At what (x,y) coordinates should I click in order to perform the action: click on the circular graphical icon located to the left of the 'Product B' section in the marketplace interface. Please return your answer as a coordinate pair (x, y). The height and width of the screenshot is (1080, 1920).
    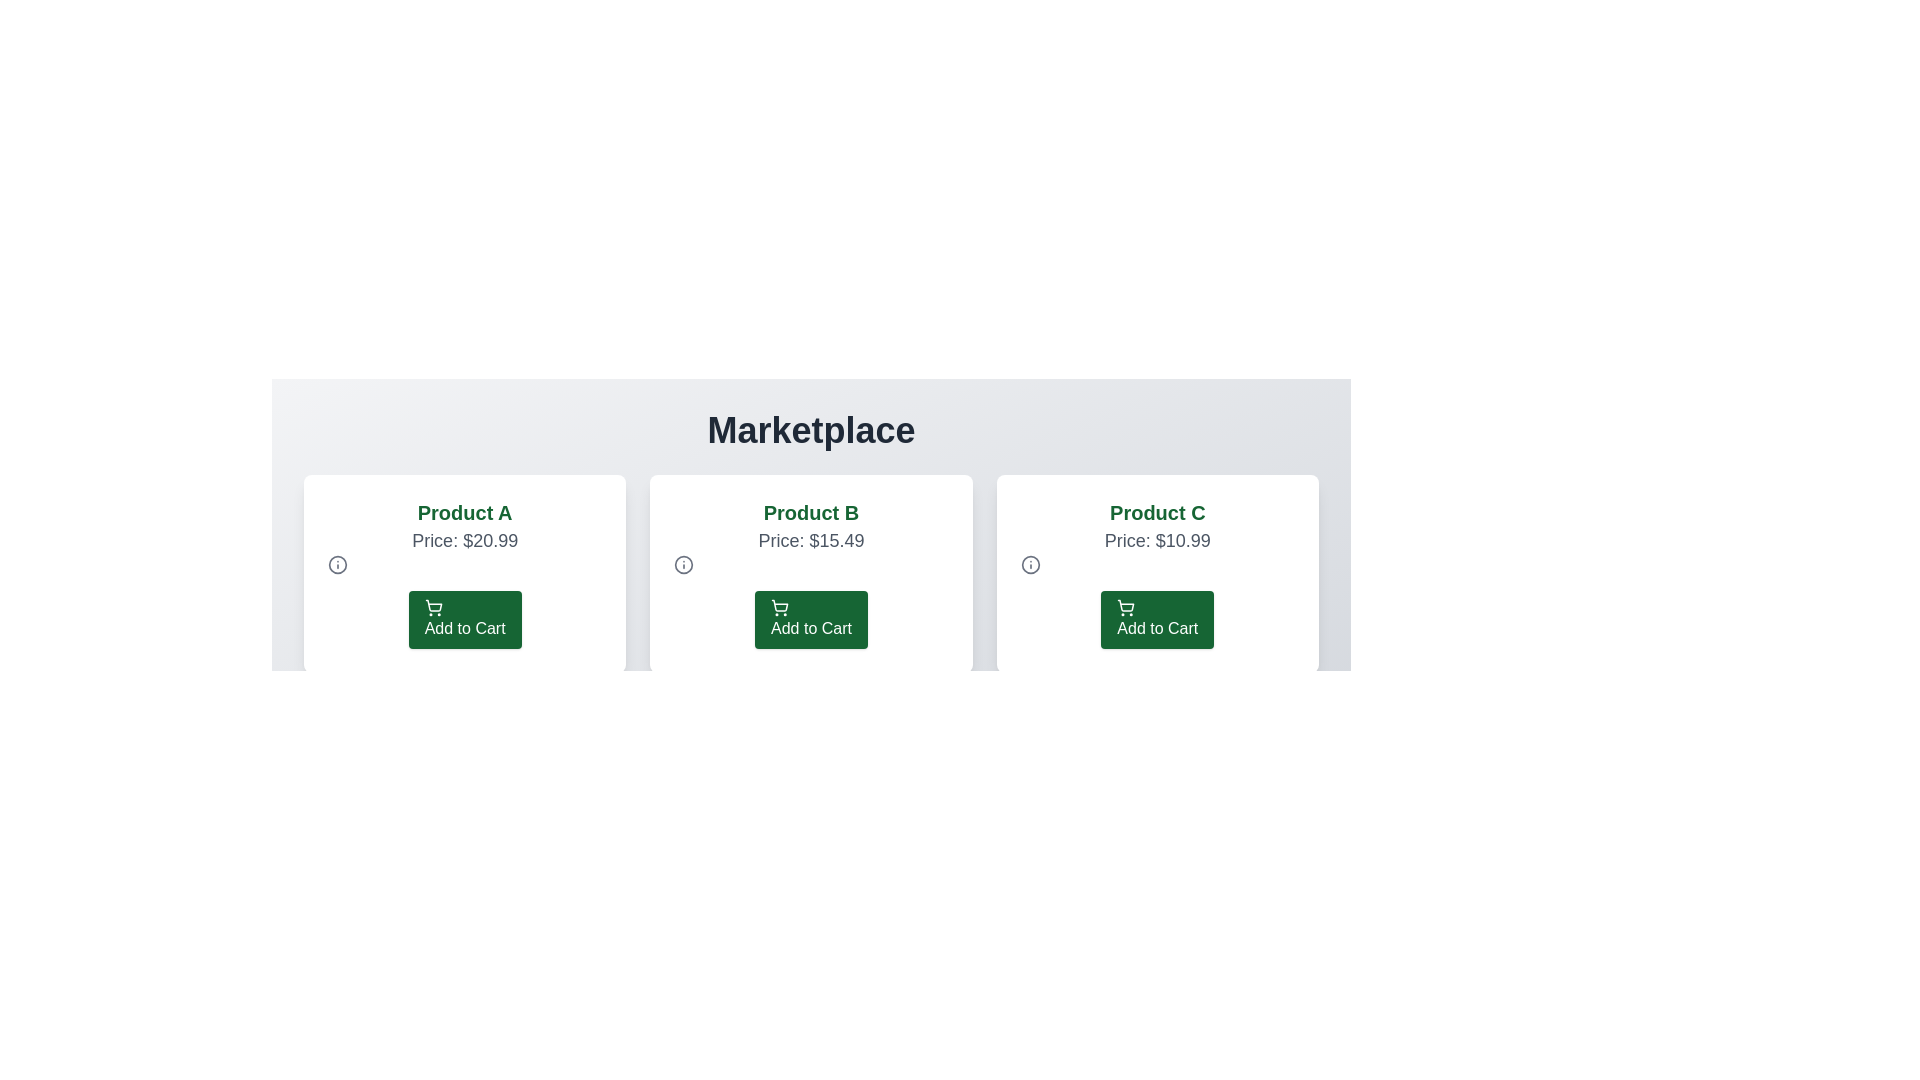
    Looking at the image, I should click on (684, 564).